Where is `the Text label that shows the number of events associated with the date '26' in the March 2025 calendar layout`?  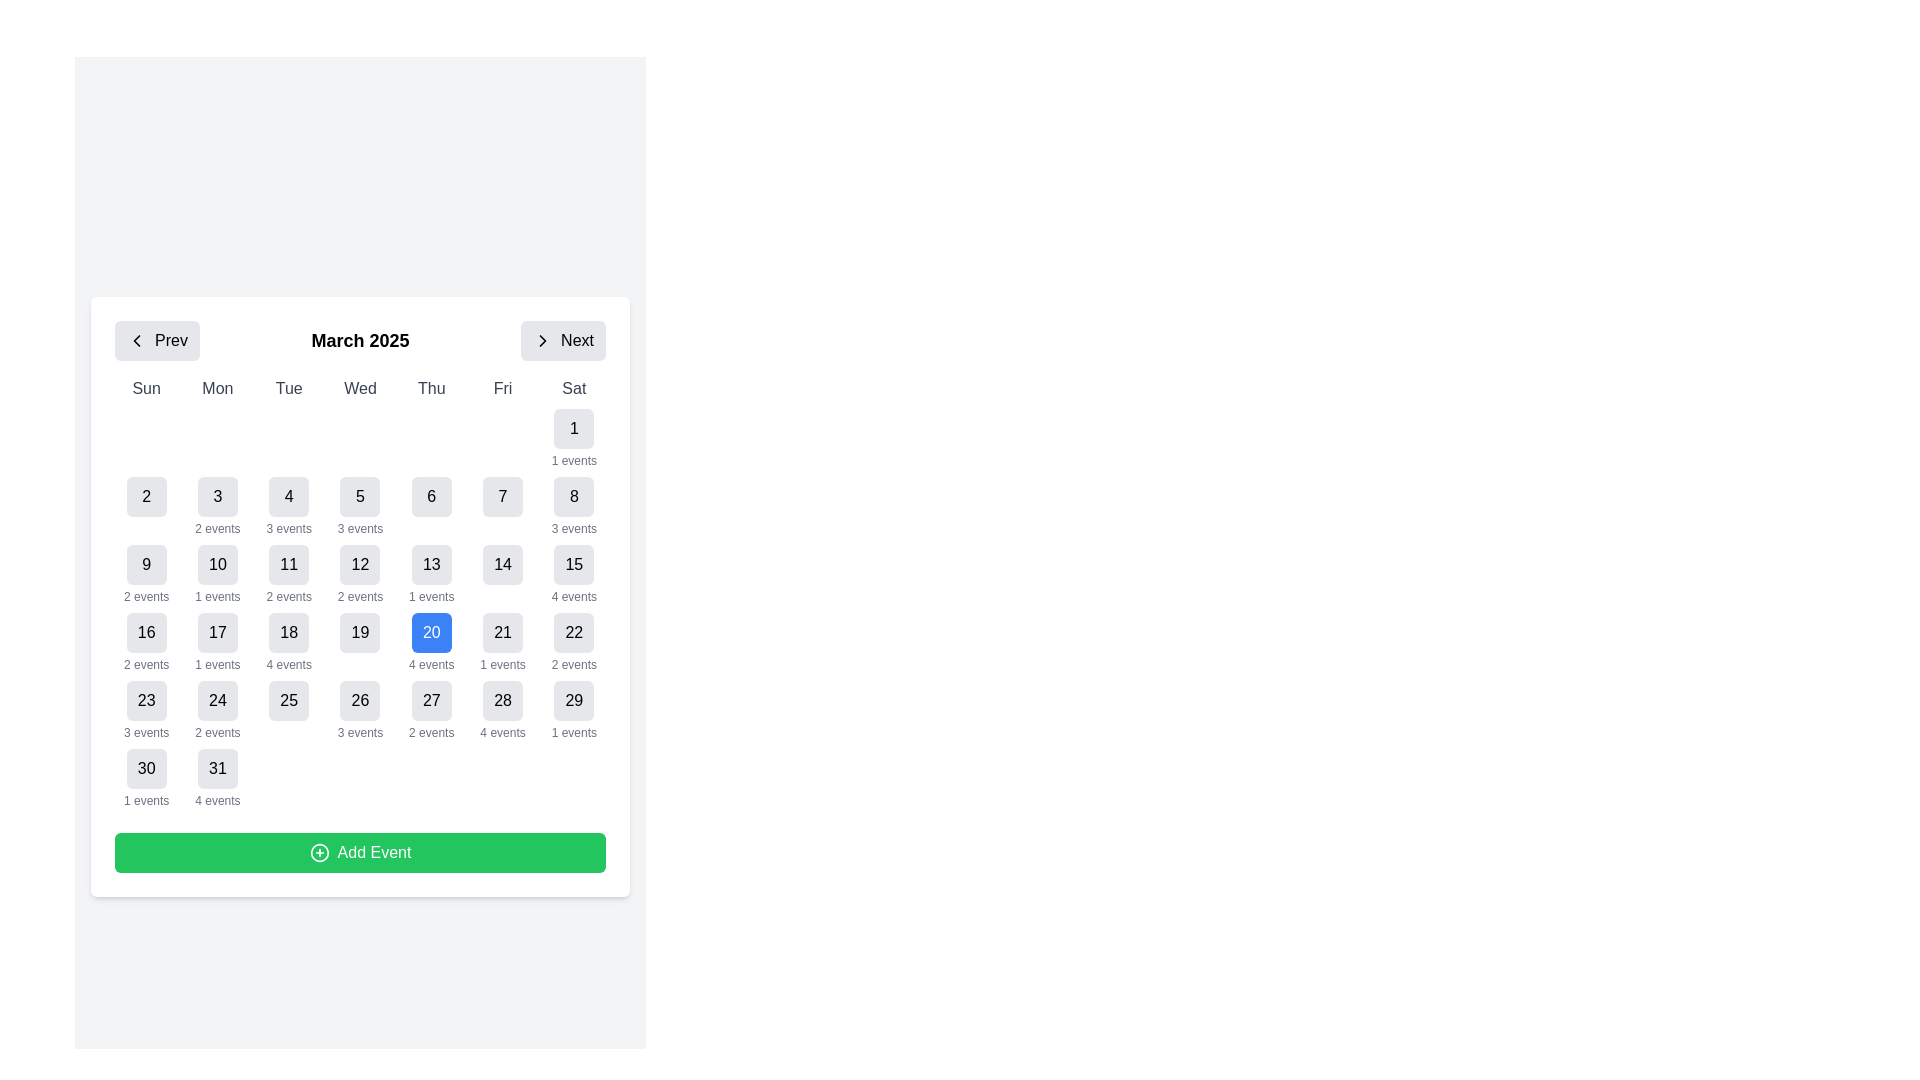
the Text label that shows the number of events associated with the date '26' in the March 2025 calendar layout is located at coordinates (360, 732).